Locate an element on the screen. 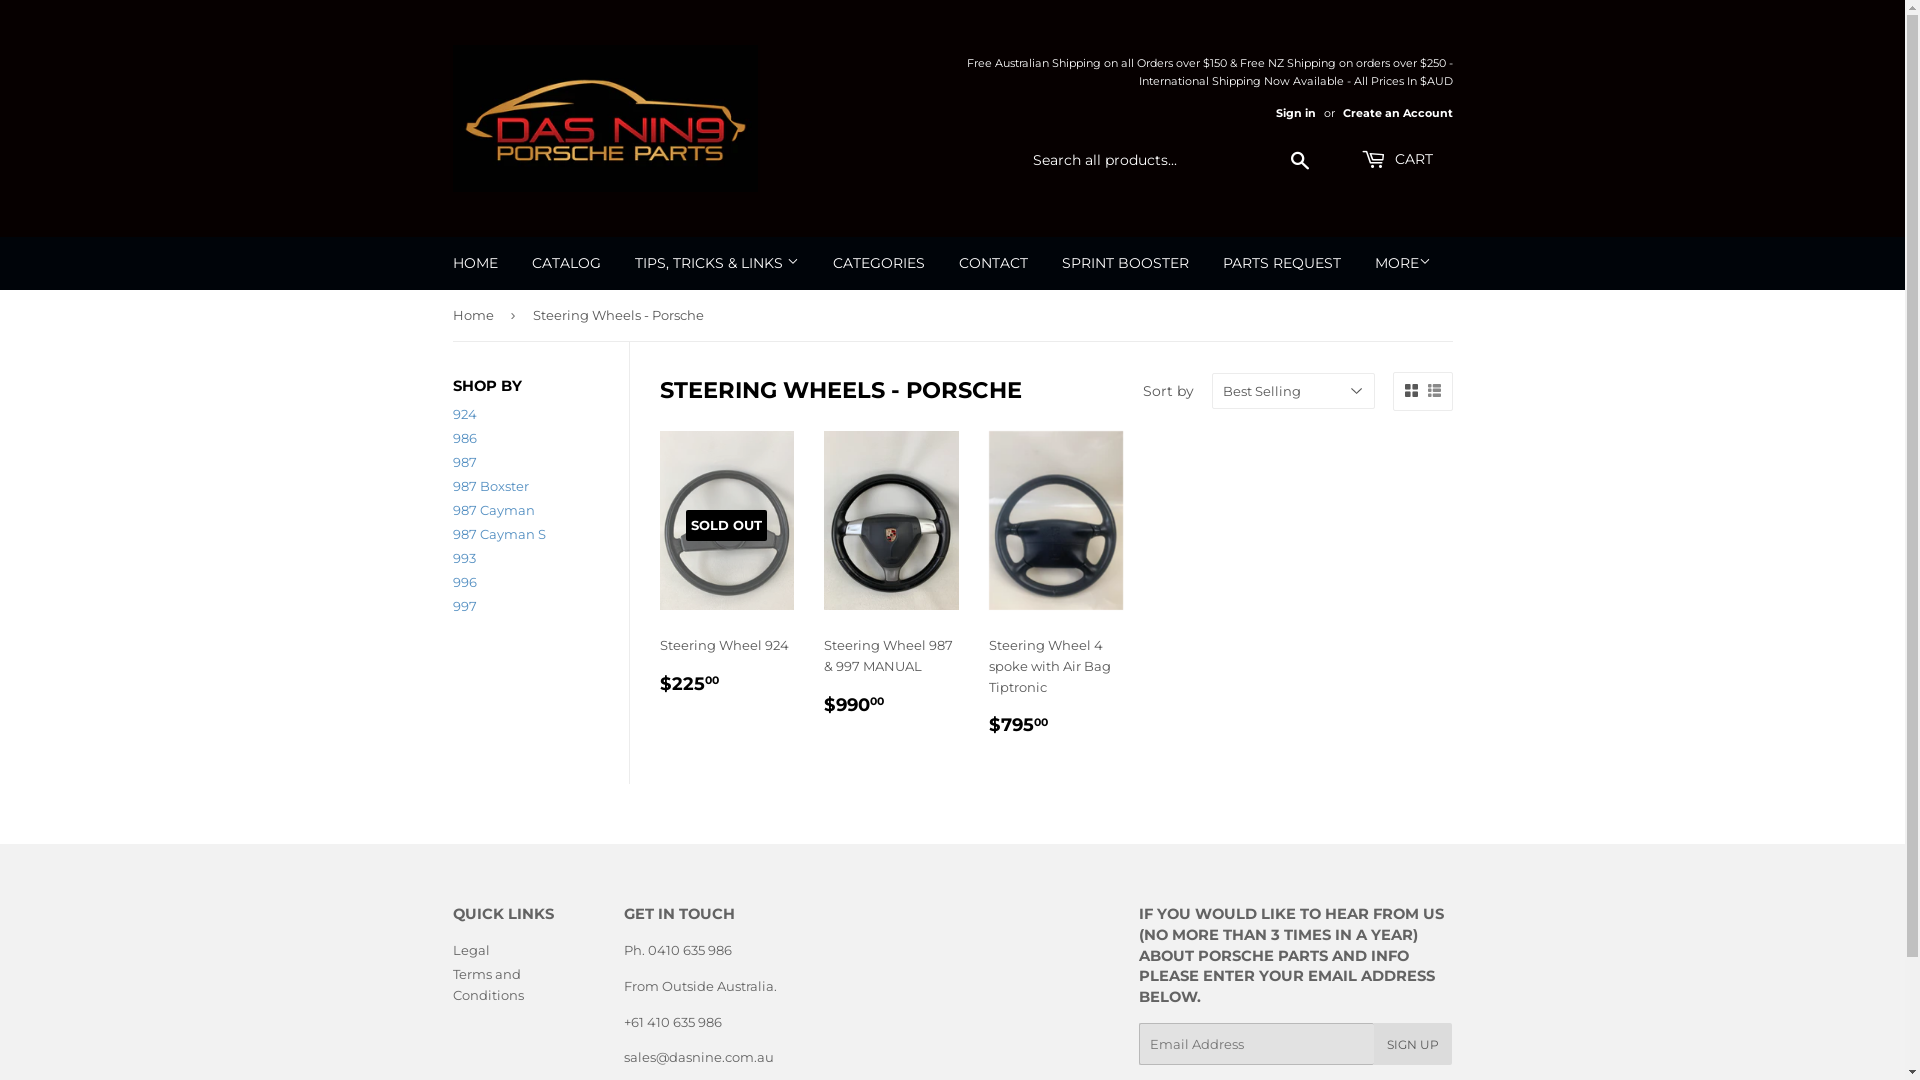  'sales@dasnine.com.au' is located at coordinates (699, 1055).